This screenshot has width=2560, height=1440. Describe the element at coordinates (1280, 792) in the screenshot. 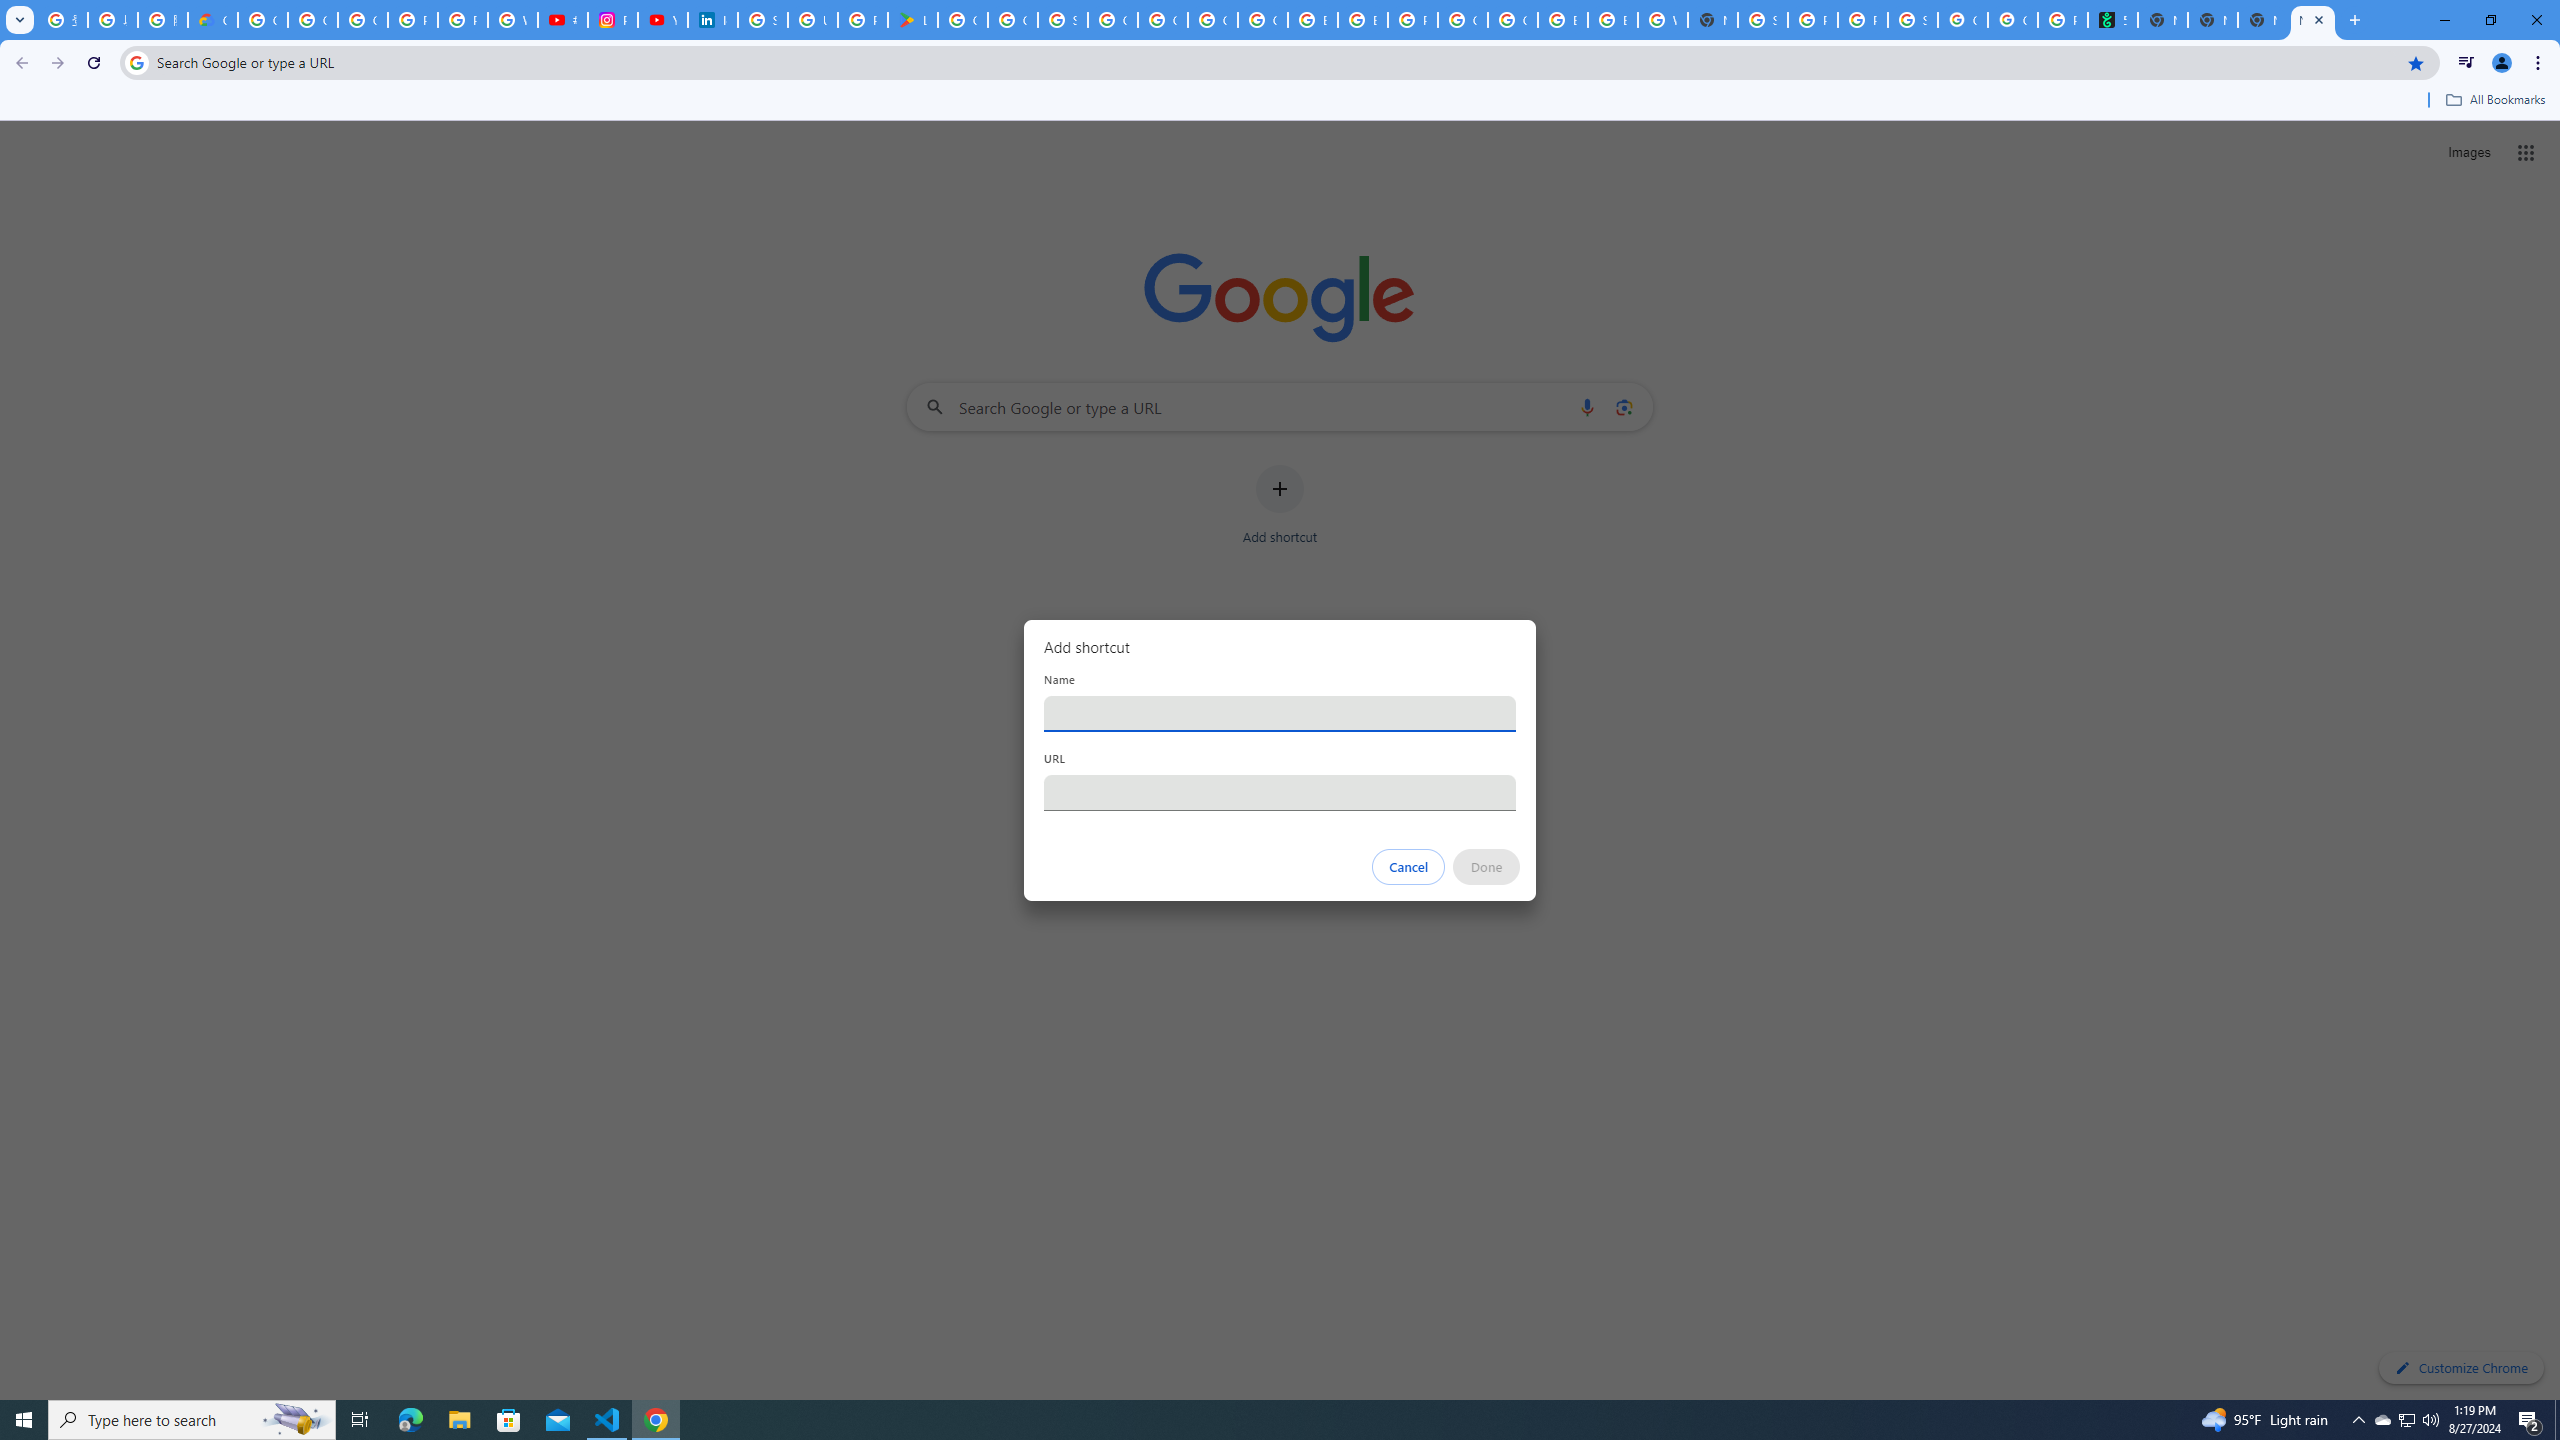

I see `'URL'` at that location.